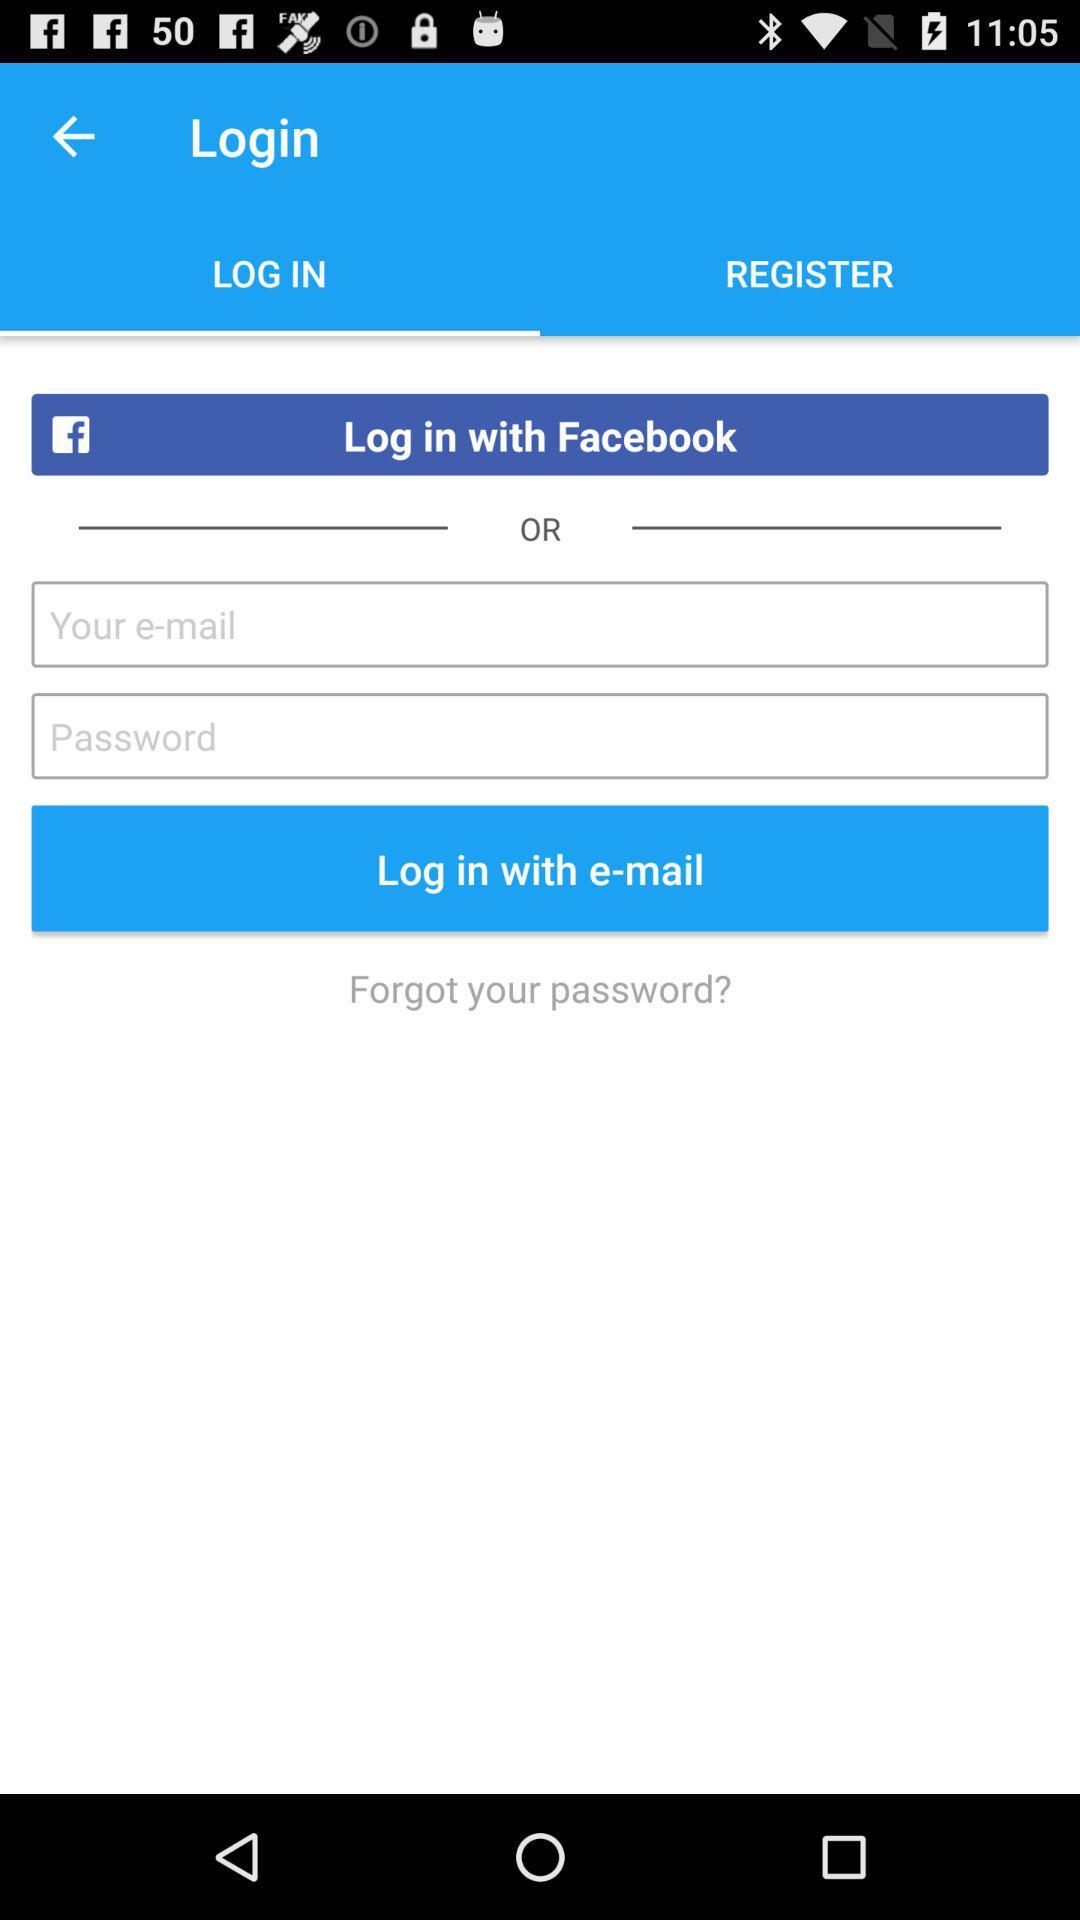 This screenshot has width=1080, height=1920. Describe the element at coordinates (540, 735) in the screenshot. I see `password` at that location.